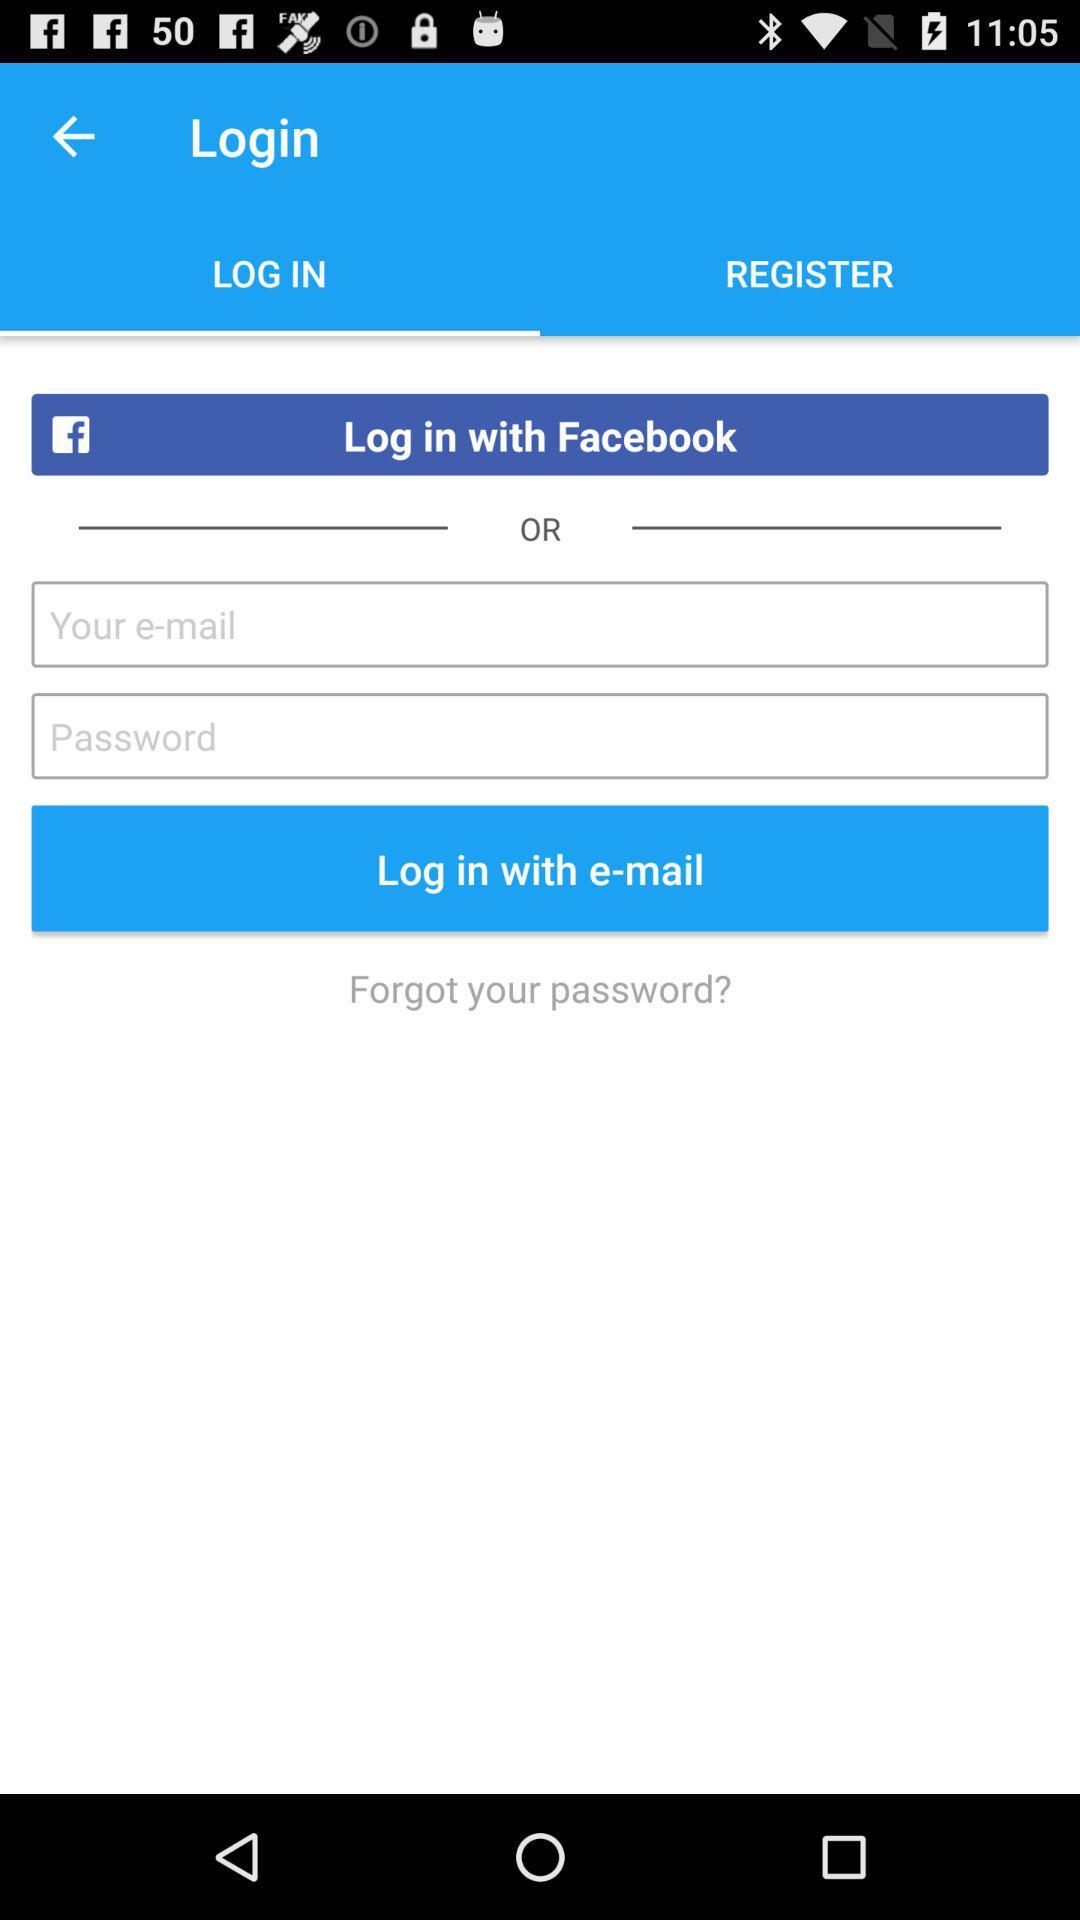 This screenshot has width=1080, height=1920. Describe the element at coordinates (540, 735) in the screenshot. I see `password` at that location.